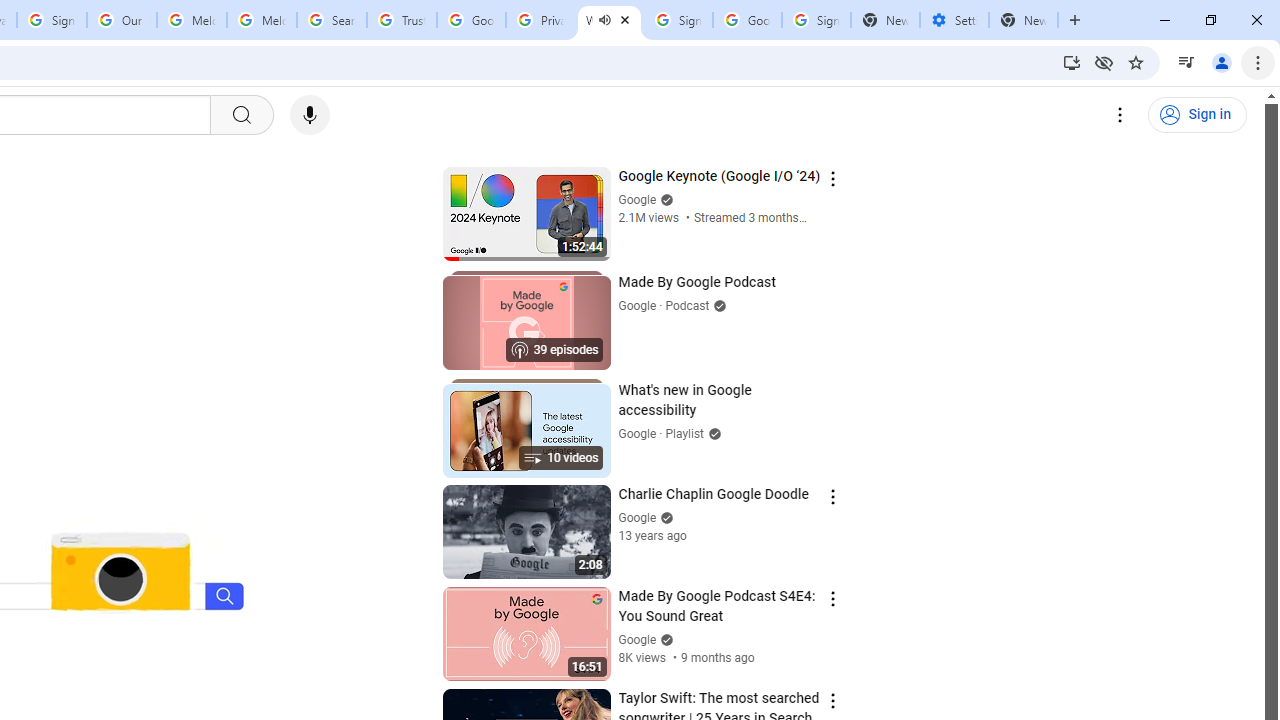 The height and width of the screenshot is (720, 1280). I want to click on 'Settings - Addresses and more', so click(953, 20).